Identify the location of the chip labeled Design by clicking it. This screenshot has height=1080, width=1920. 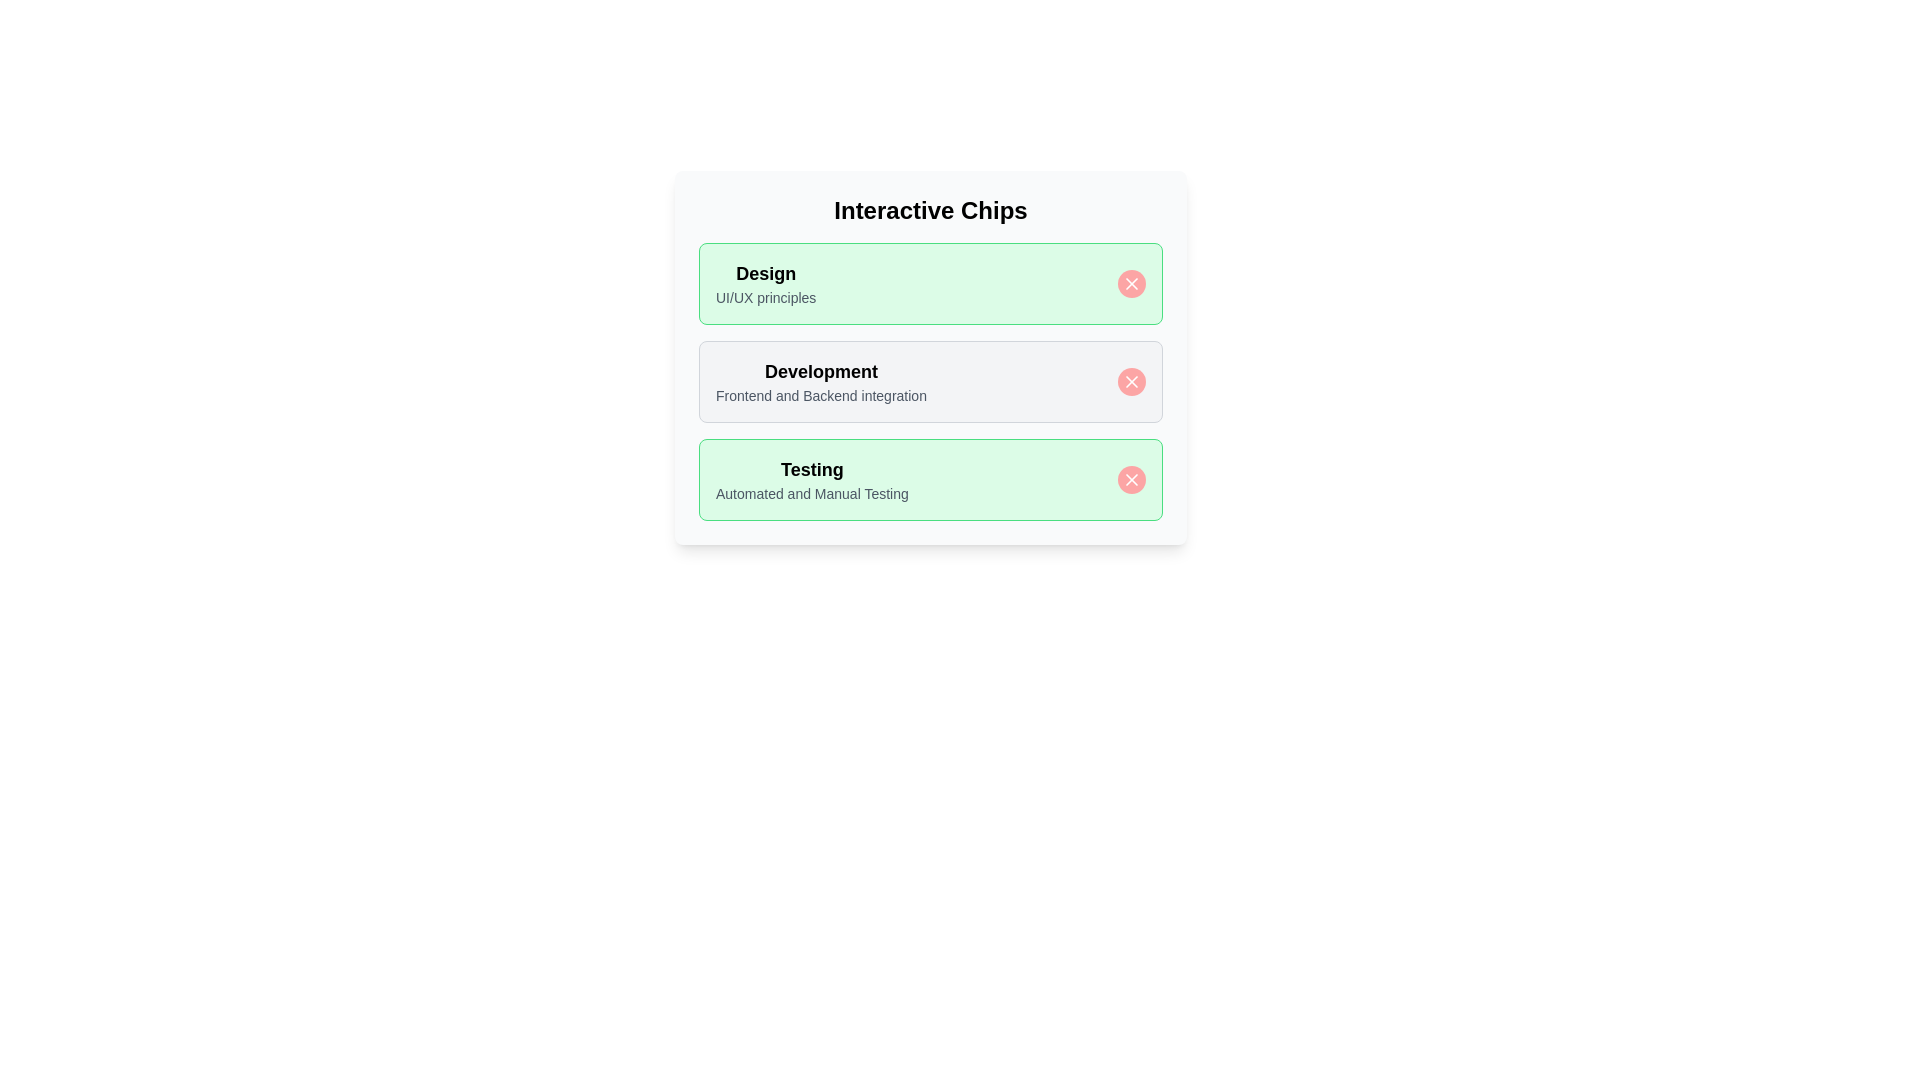
(930, 284).